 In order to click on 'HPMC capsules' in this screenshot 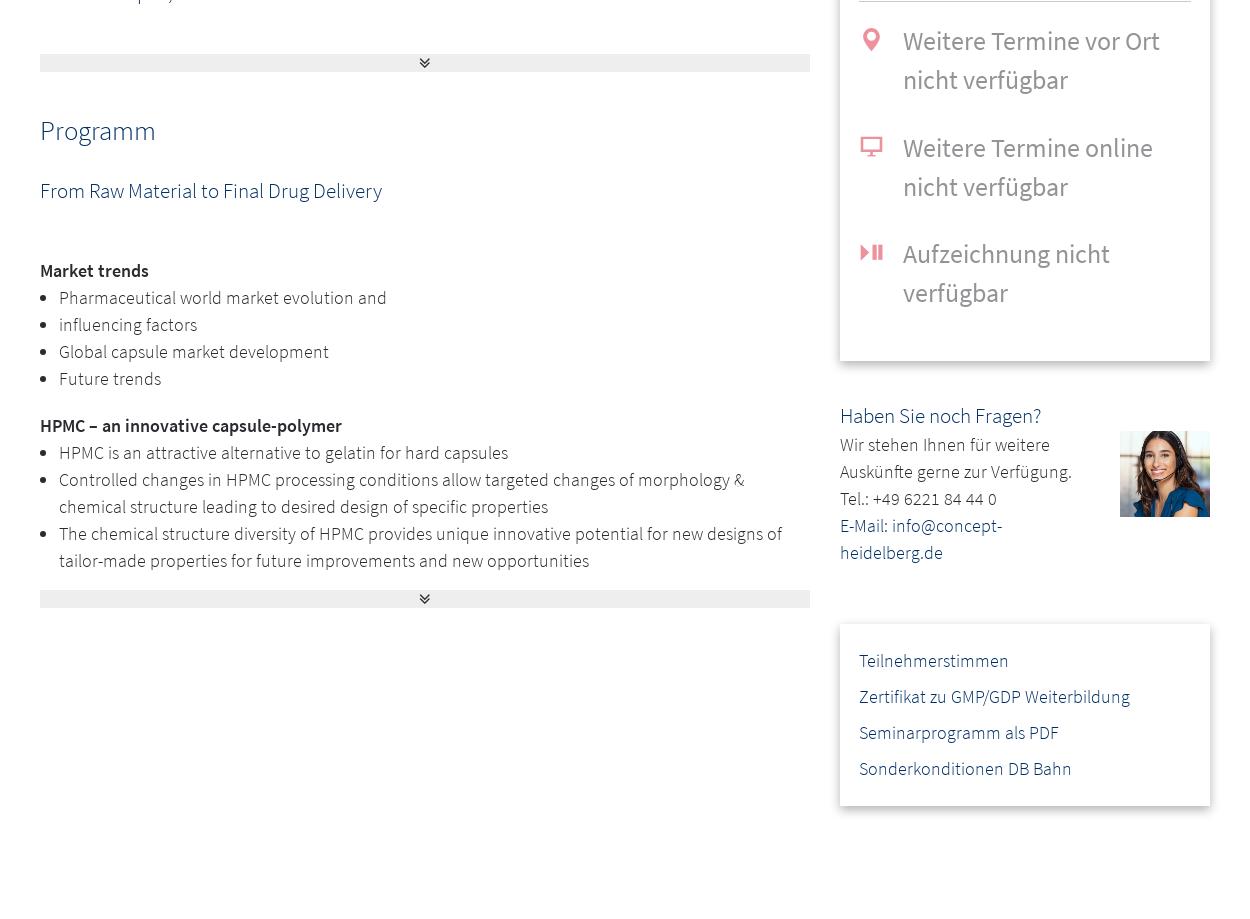, I will do `click(114, 712)`.